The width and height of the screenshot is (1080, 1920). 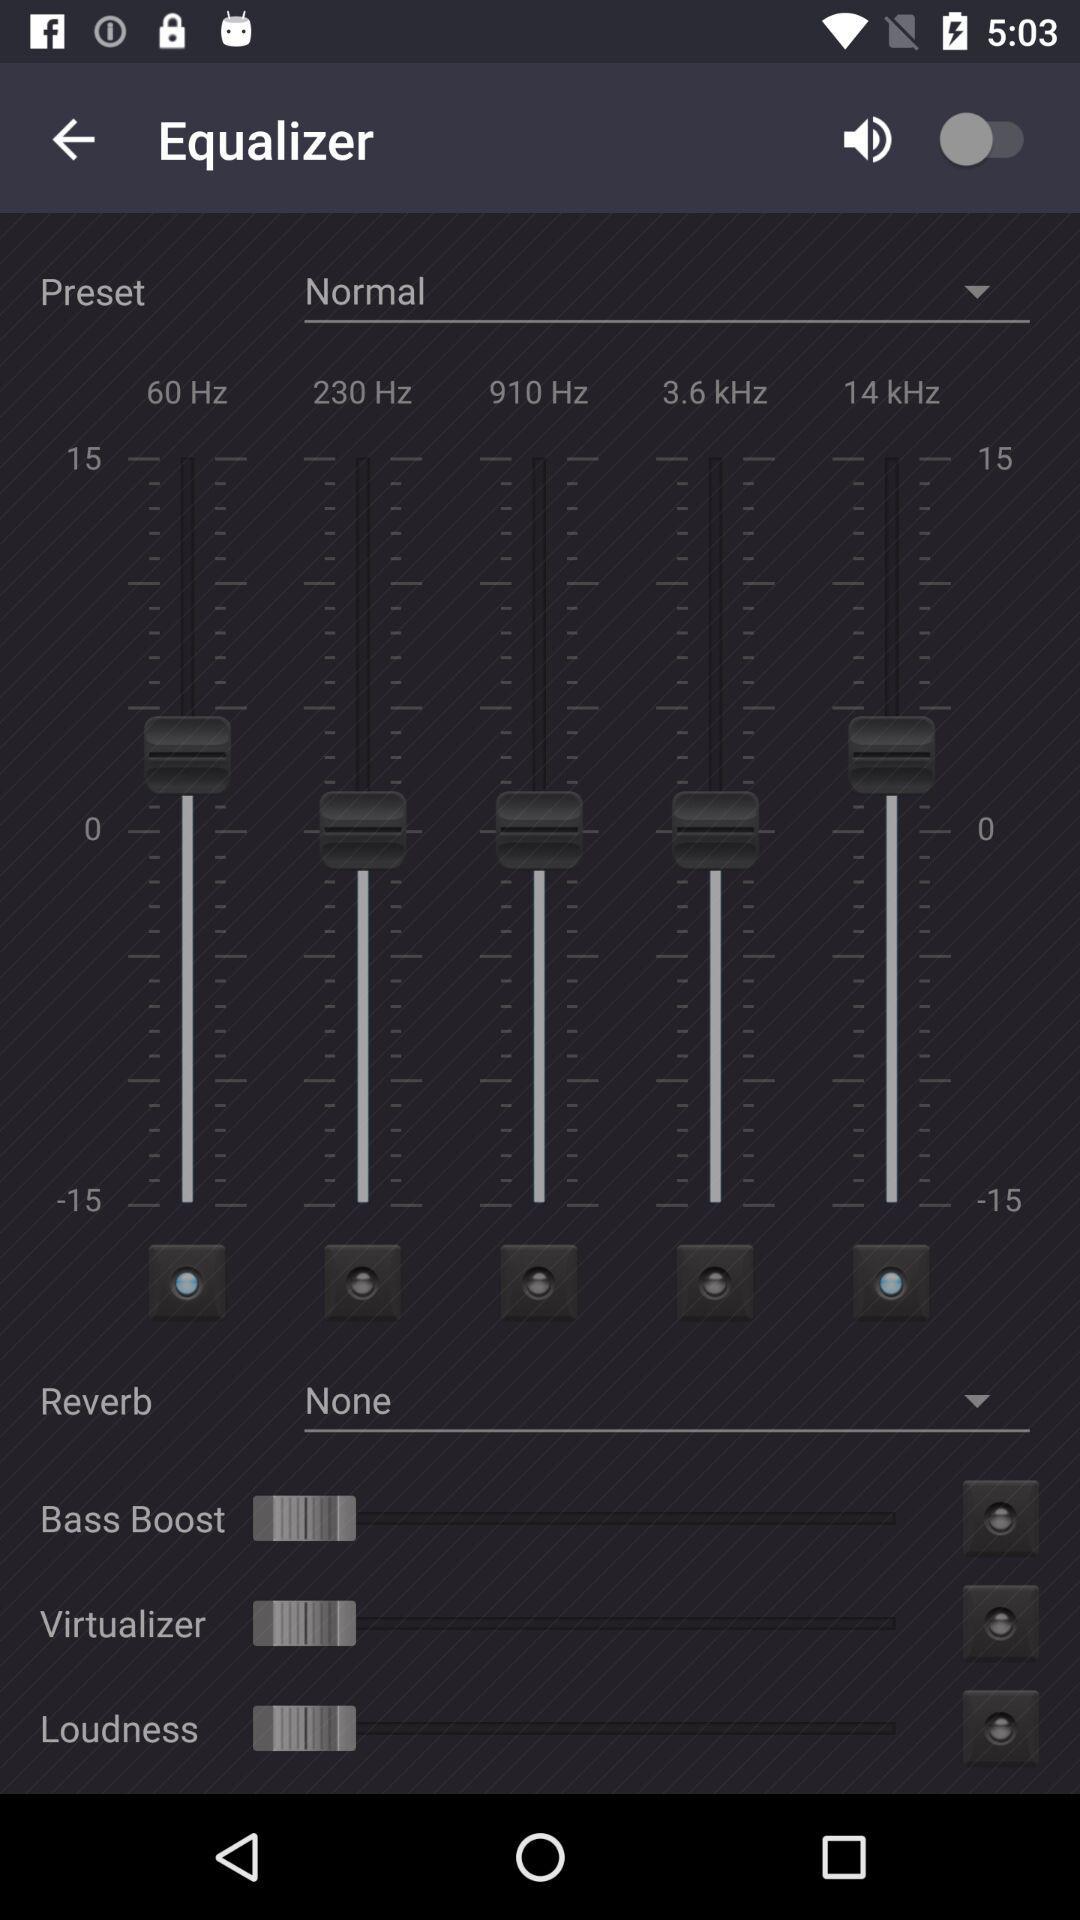 I want to click on the second icon from the bottom right of the page, so click(x=1001, y=1623).